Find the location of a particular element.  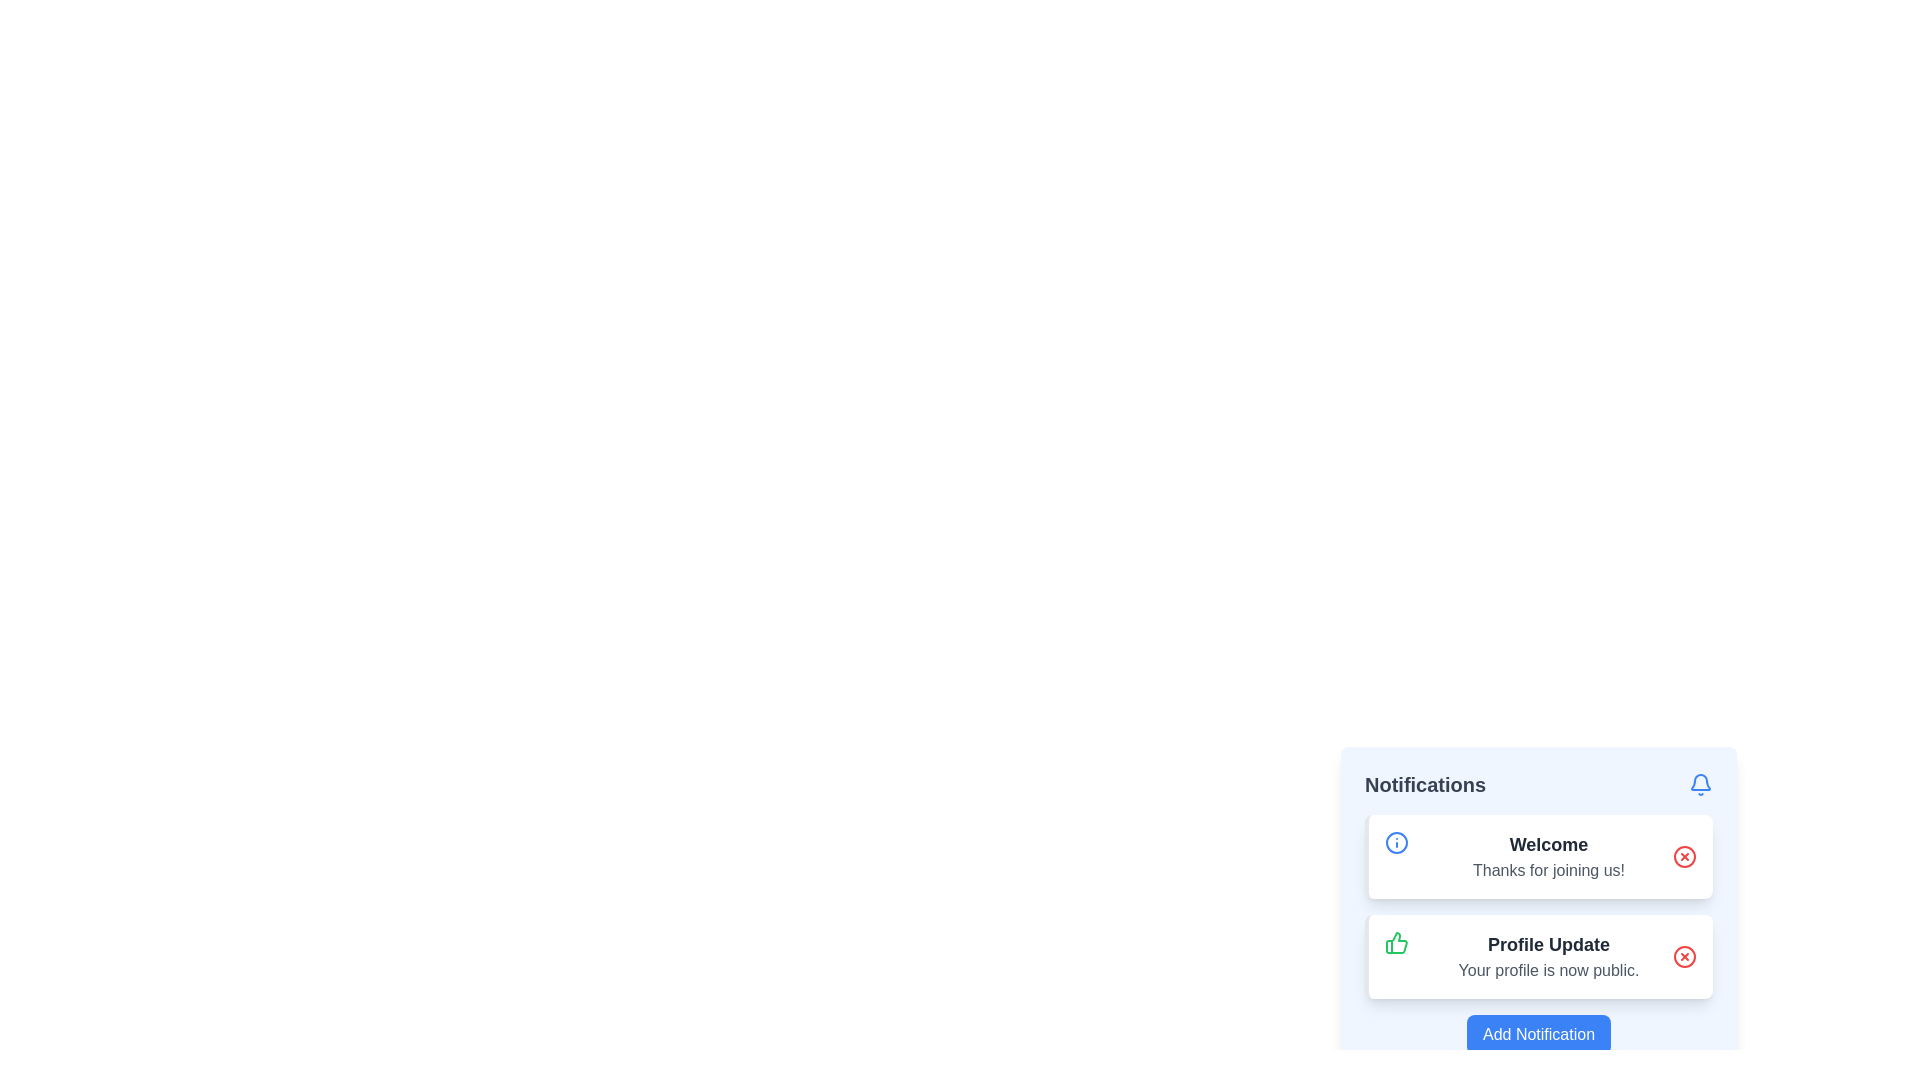

supportive message located below the 'Welcome' header text inside the notification card in the bottom-right area of the interface is located at coordinates (1548, 870).